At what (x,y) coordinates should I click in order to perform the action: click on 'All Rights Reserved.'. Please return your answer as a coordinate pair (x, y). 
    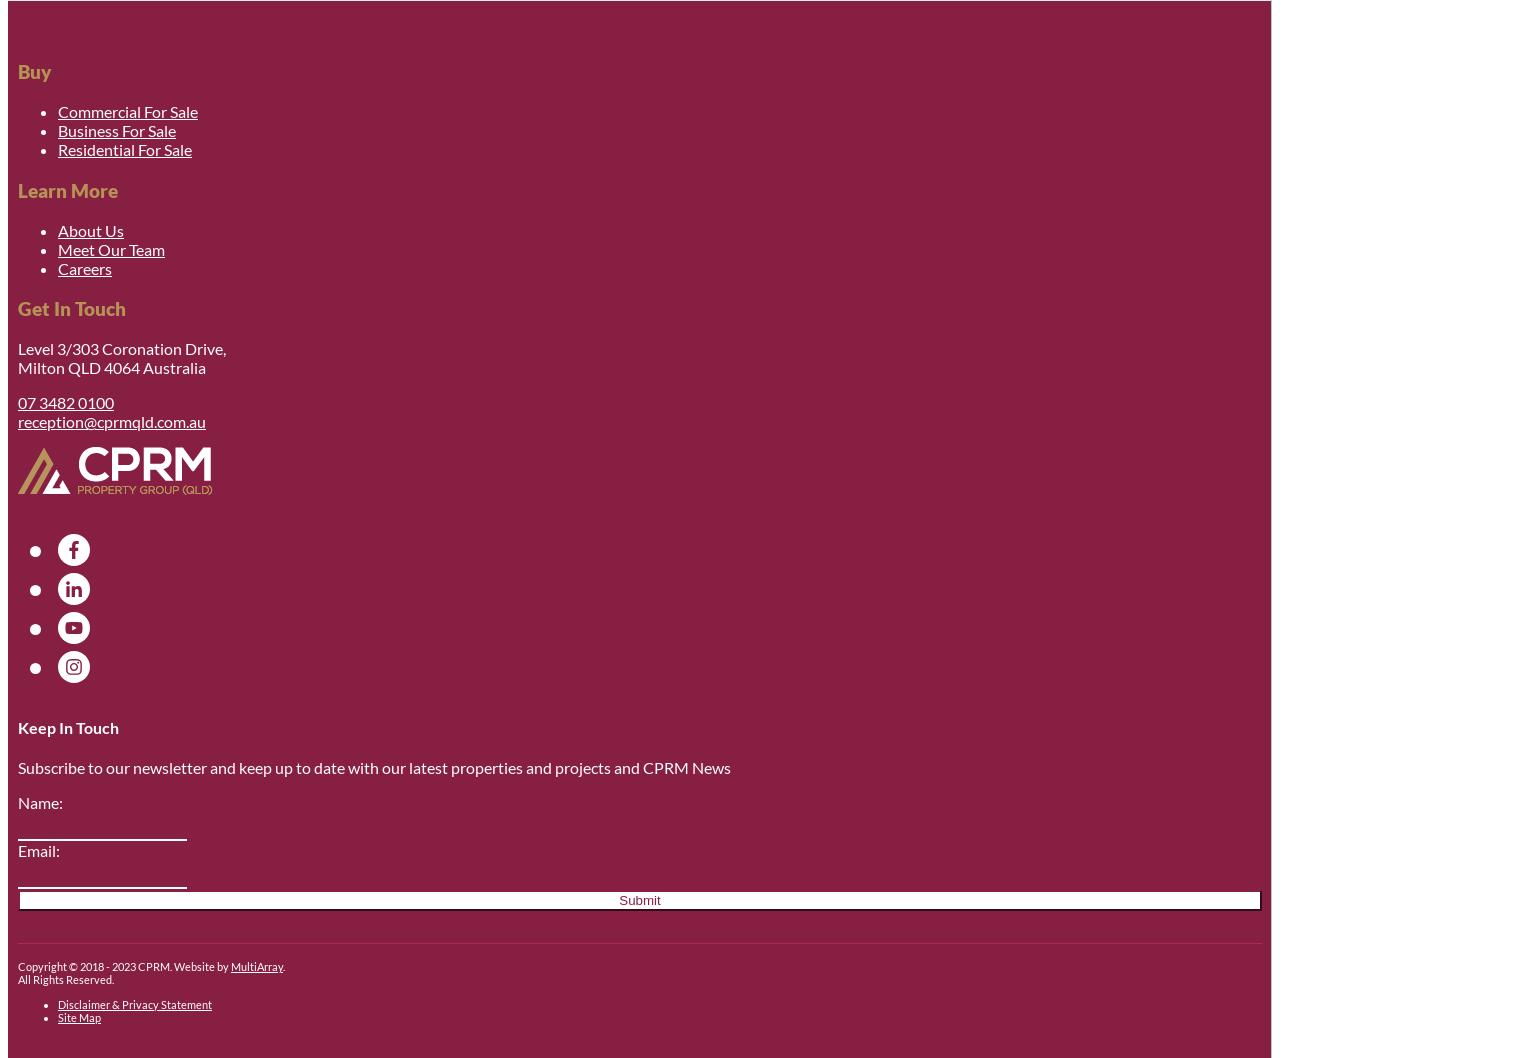
    Looking at the image, I should click on (17, 978).